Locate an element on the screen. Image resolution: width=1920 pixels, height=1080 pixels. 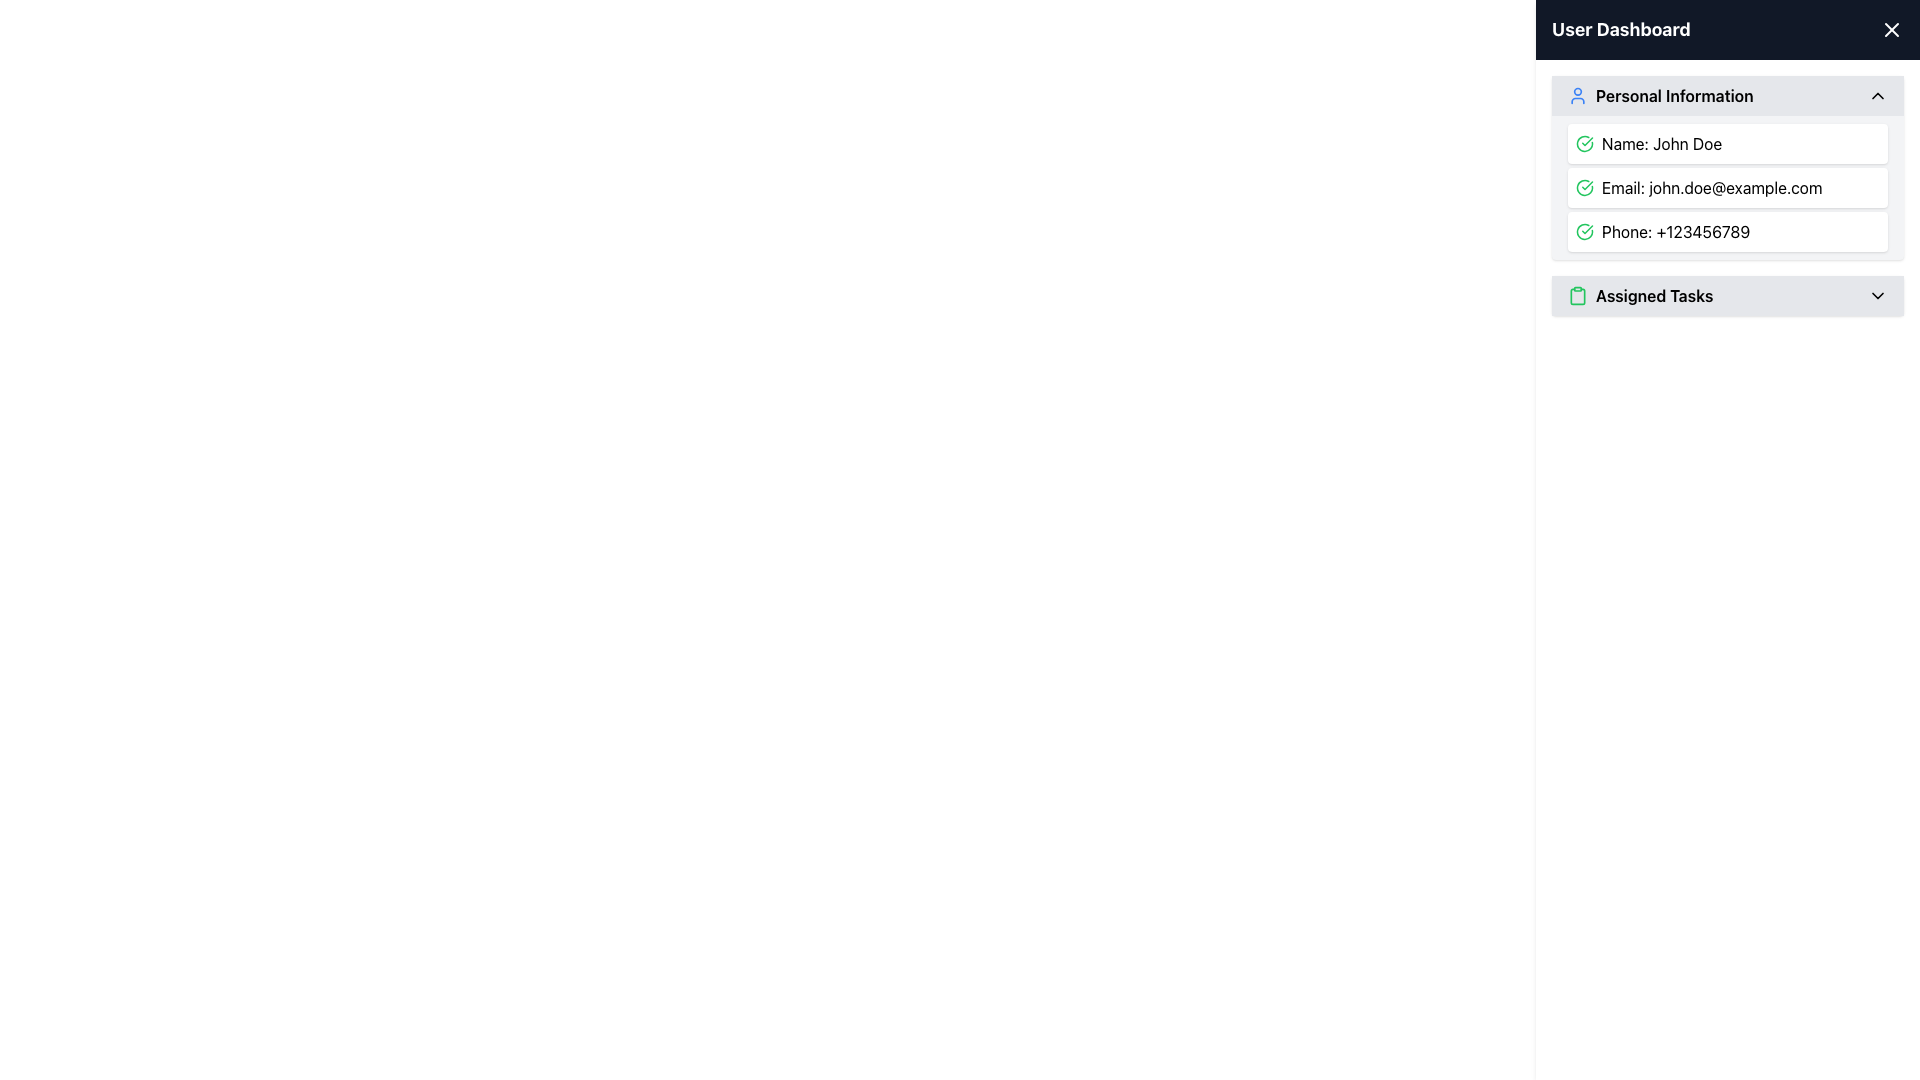
the circular graphical figure icon in the 'Personal Information' section associated with the 'Name: John Doe' label is located at coordinates (1583, 142).